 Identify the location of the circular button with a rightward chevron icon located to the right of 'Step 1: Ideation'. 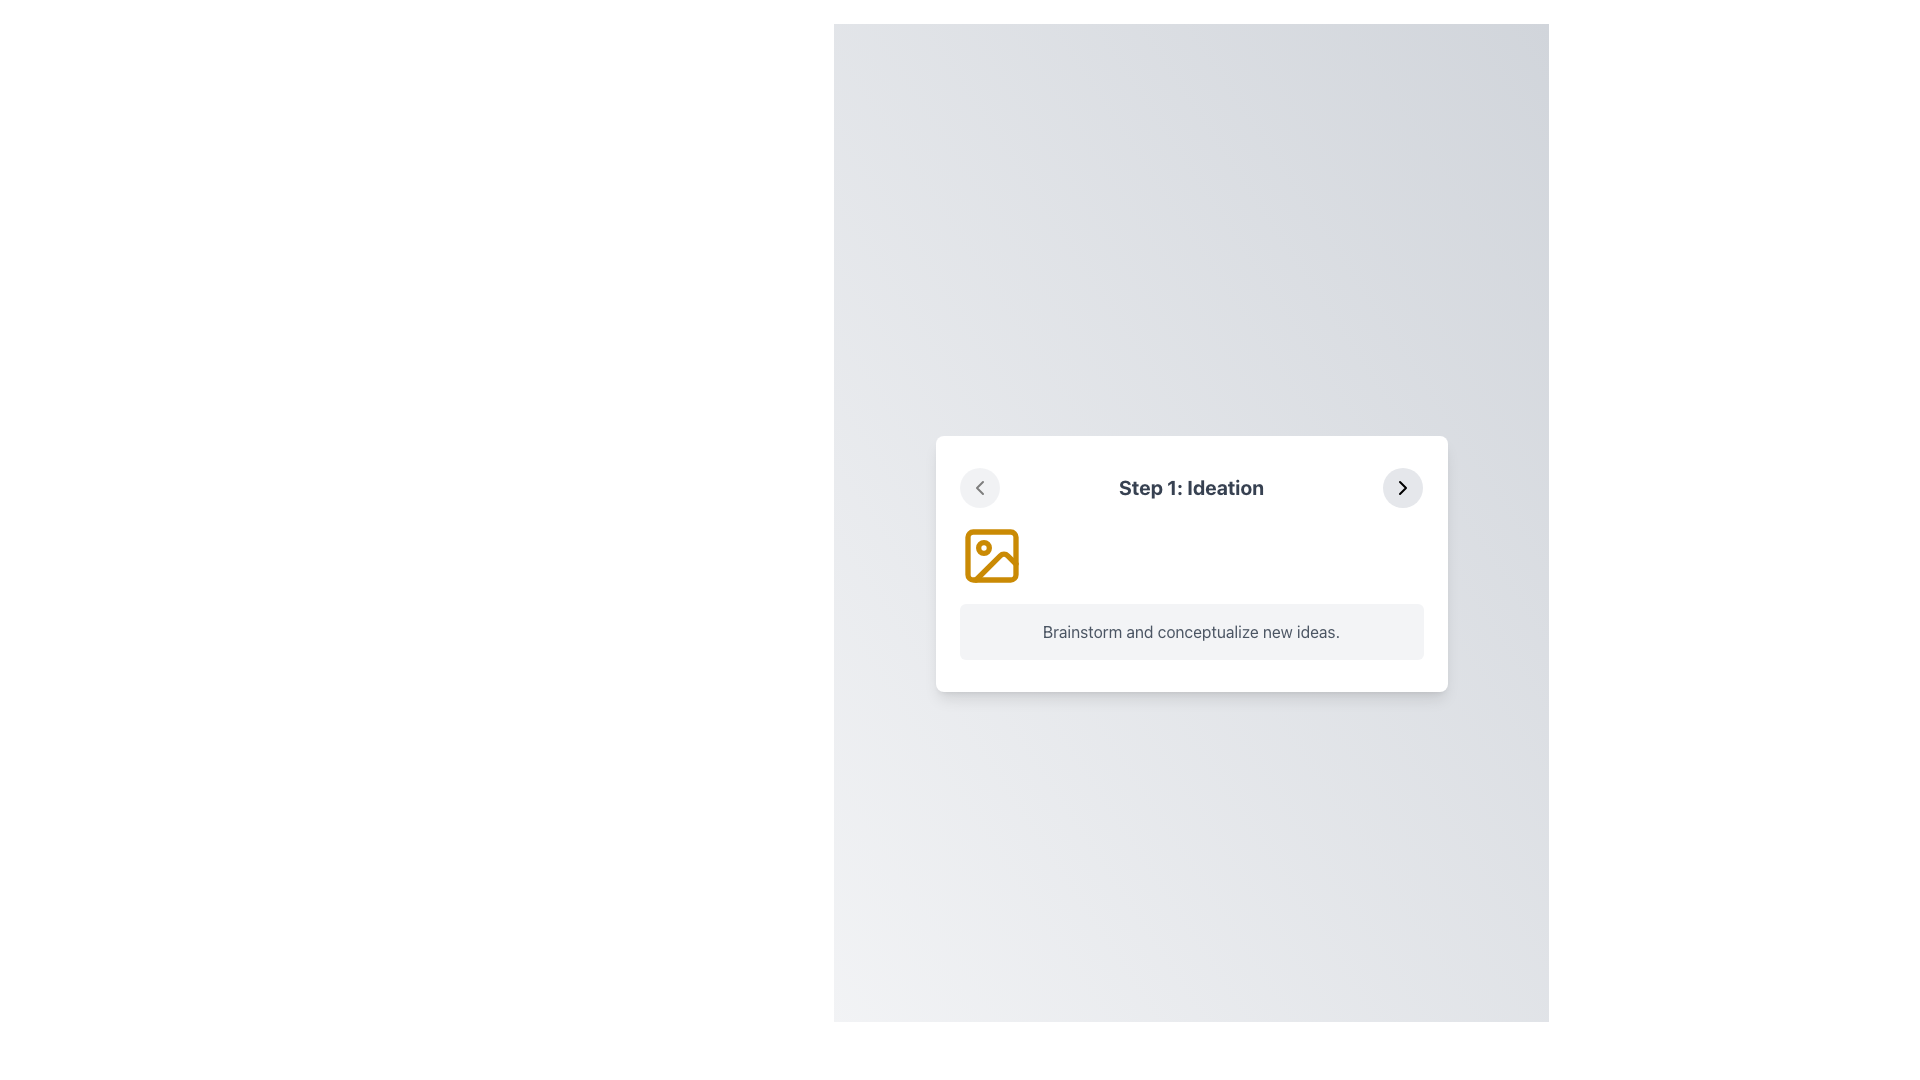
(1401, 488).